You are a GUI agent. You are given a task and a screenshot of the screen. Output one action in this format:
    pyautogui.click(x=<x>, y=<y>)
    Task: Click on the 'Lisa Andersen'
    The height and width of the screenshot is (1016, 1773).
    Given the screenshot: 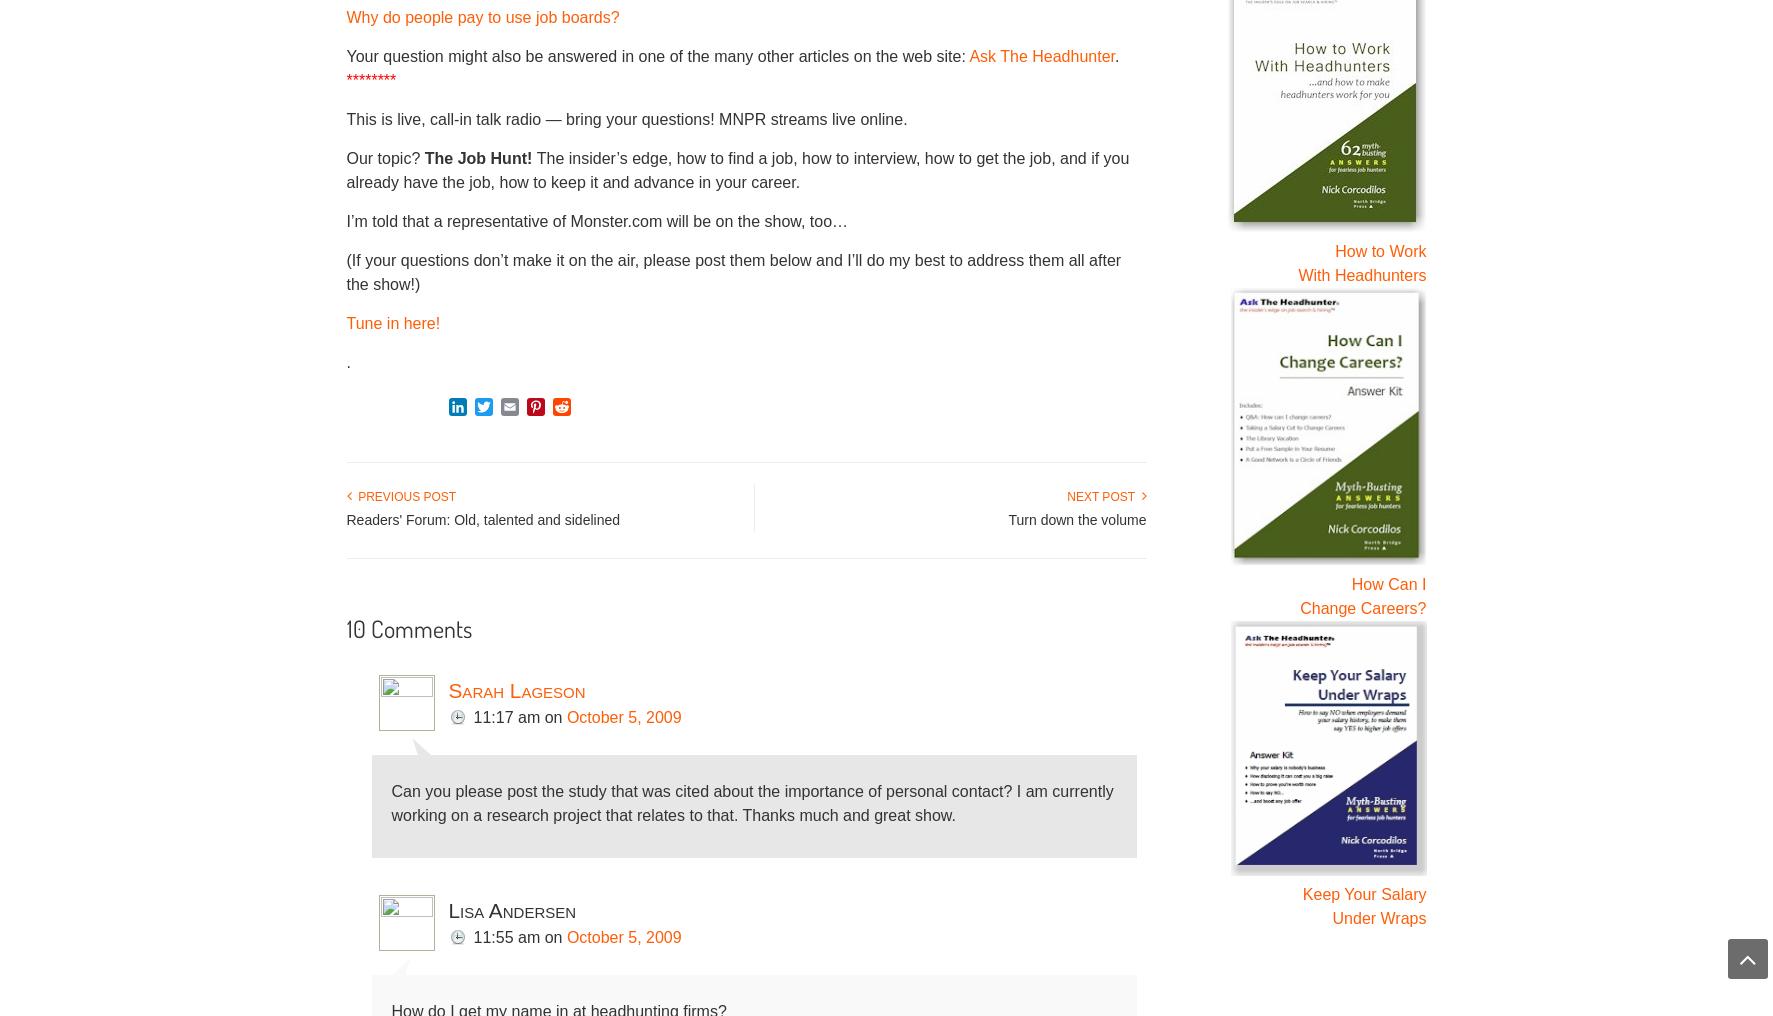 What is the action you would take?
    pyautogui.click(x=512, y=908)
    